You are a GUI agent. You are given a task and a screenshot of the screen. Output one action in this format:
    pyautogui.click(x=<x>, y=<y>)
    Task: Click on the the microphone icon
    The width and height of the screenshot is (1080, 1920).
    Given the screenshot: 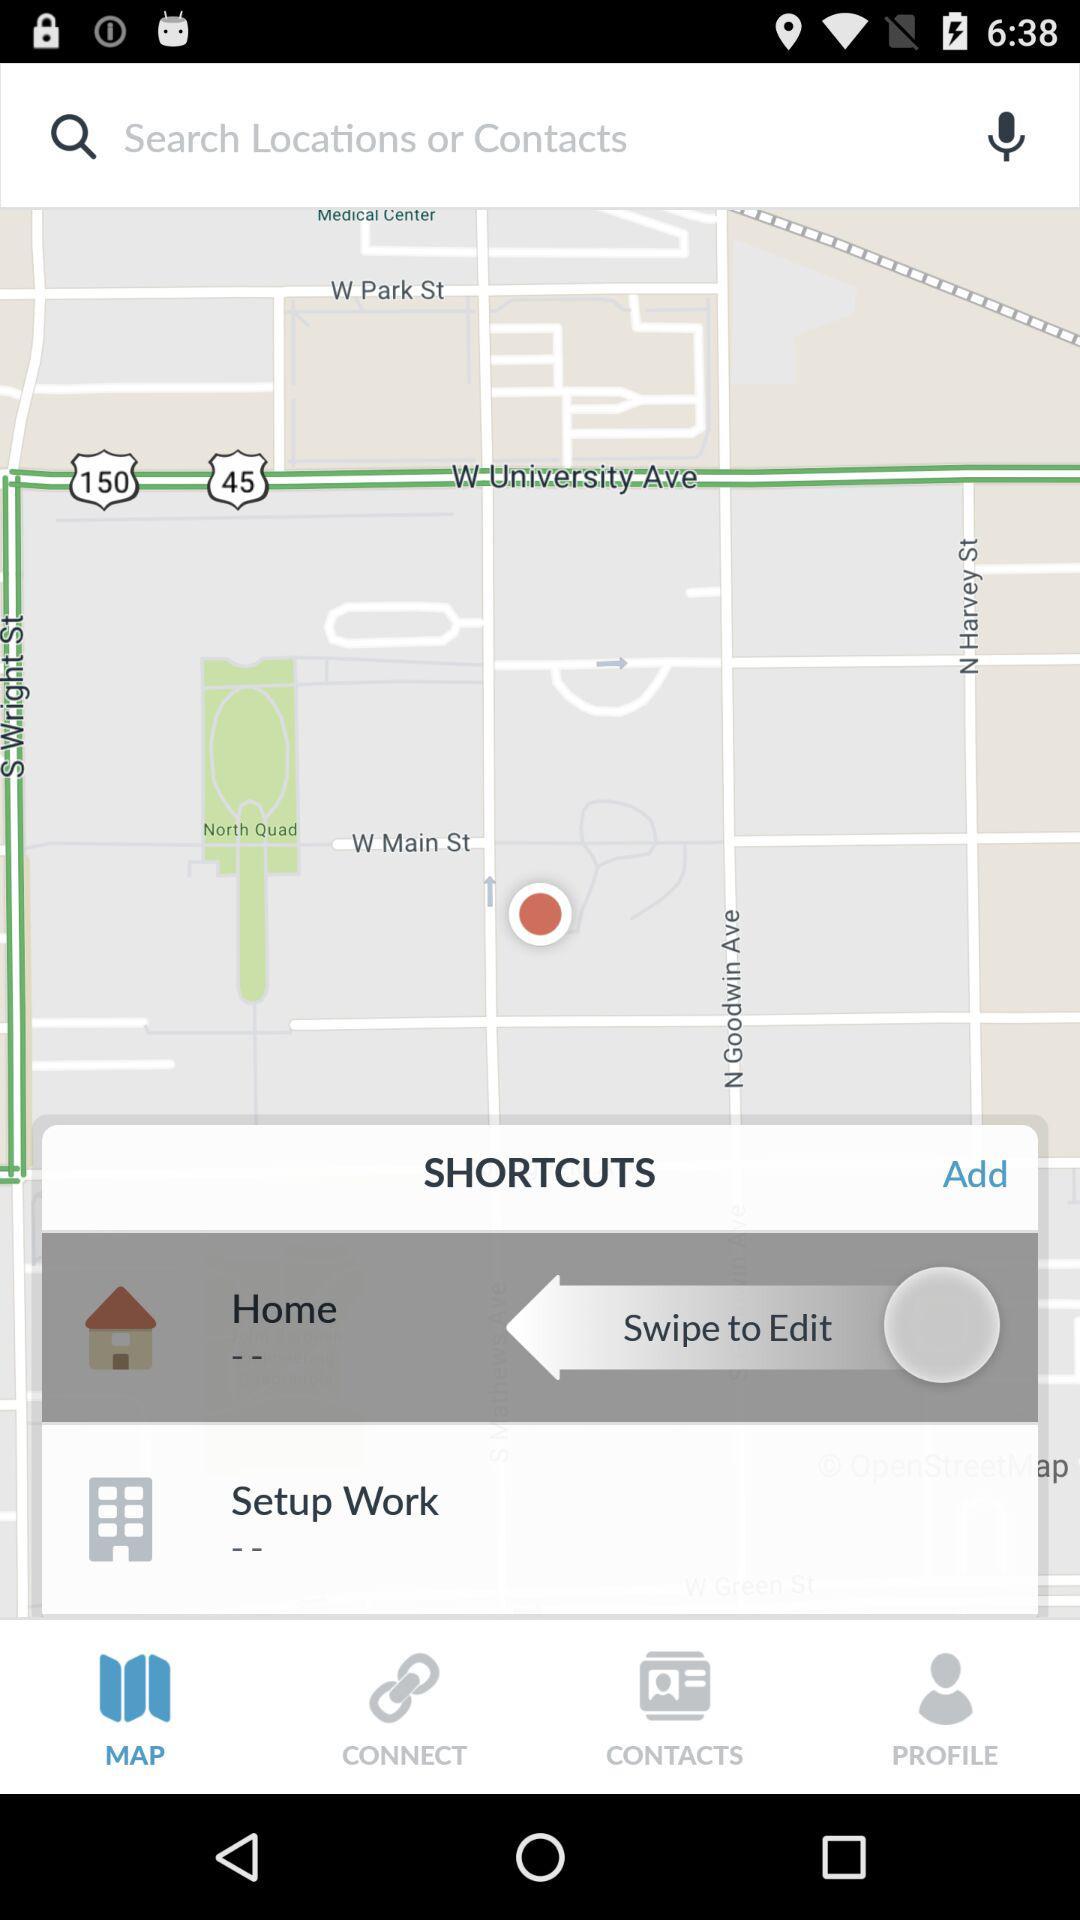 What is the action you would take?
    pyautogui.click(x=1006, y=145)
    